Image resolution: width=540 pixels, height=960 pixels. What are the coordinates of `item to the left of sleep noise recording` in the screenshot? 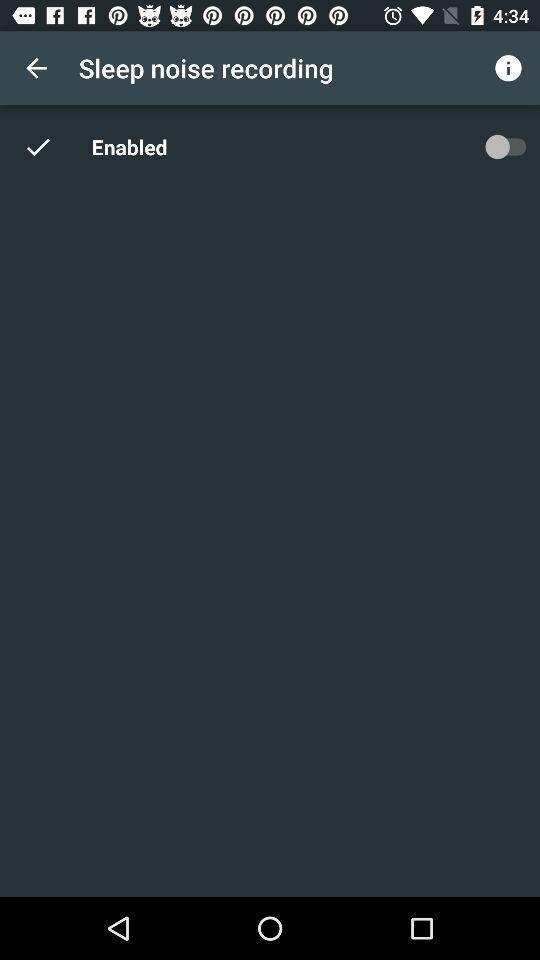 It's located at (36, 68).